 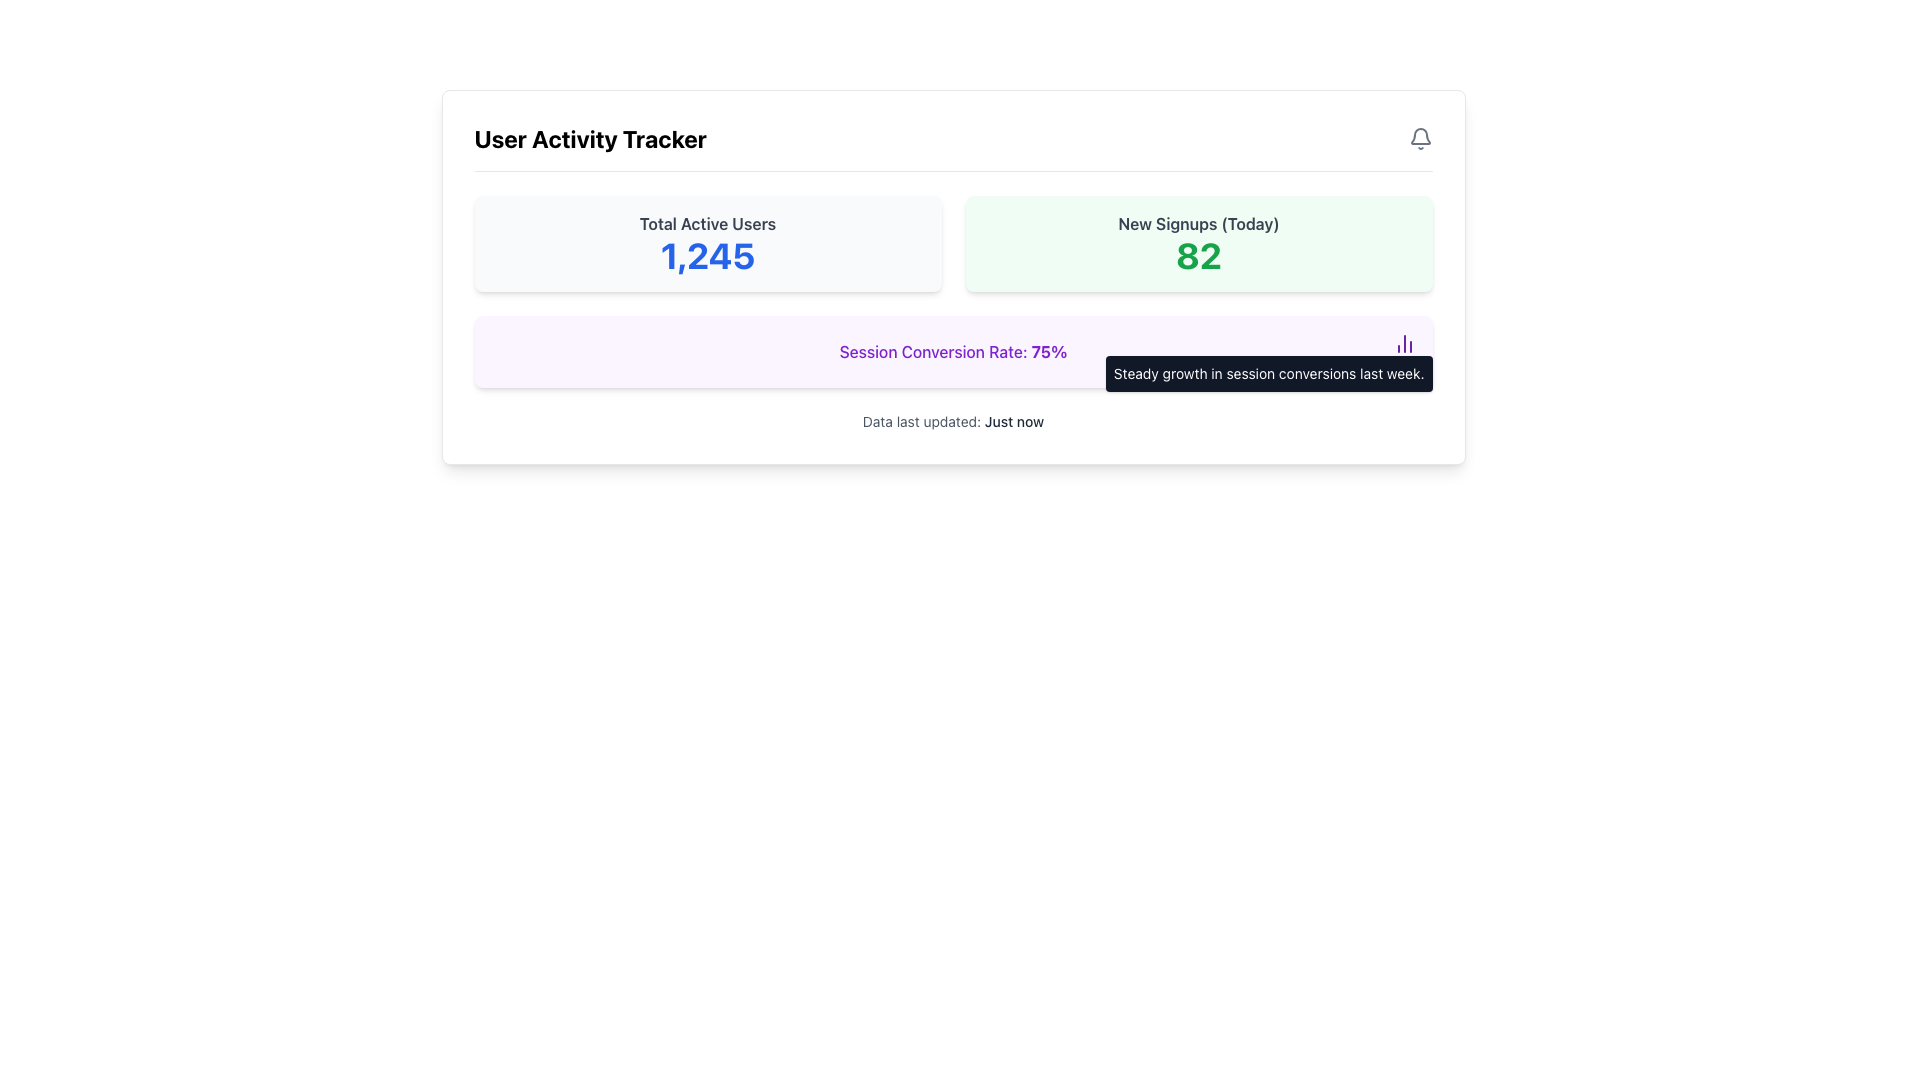 I want to click on the rectangular card displaying 'New Signups (Today)' with a numeric value of '82', located in the top-right corner of the grid layout, so click(x=1199, y=242).